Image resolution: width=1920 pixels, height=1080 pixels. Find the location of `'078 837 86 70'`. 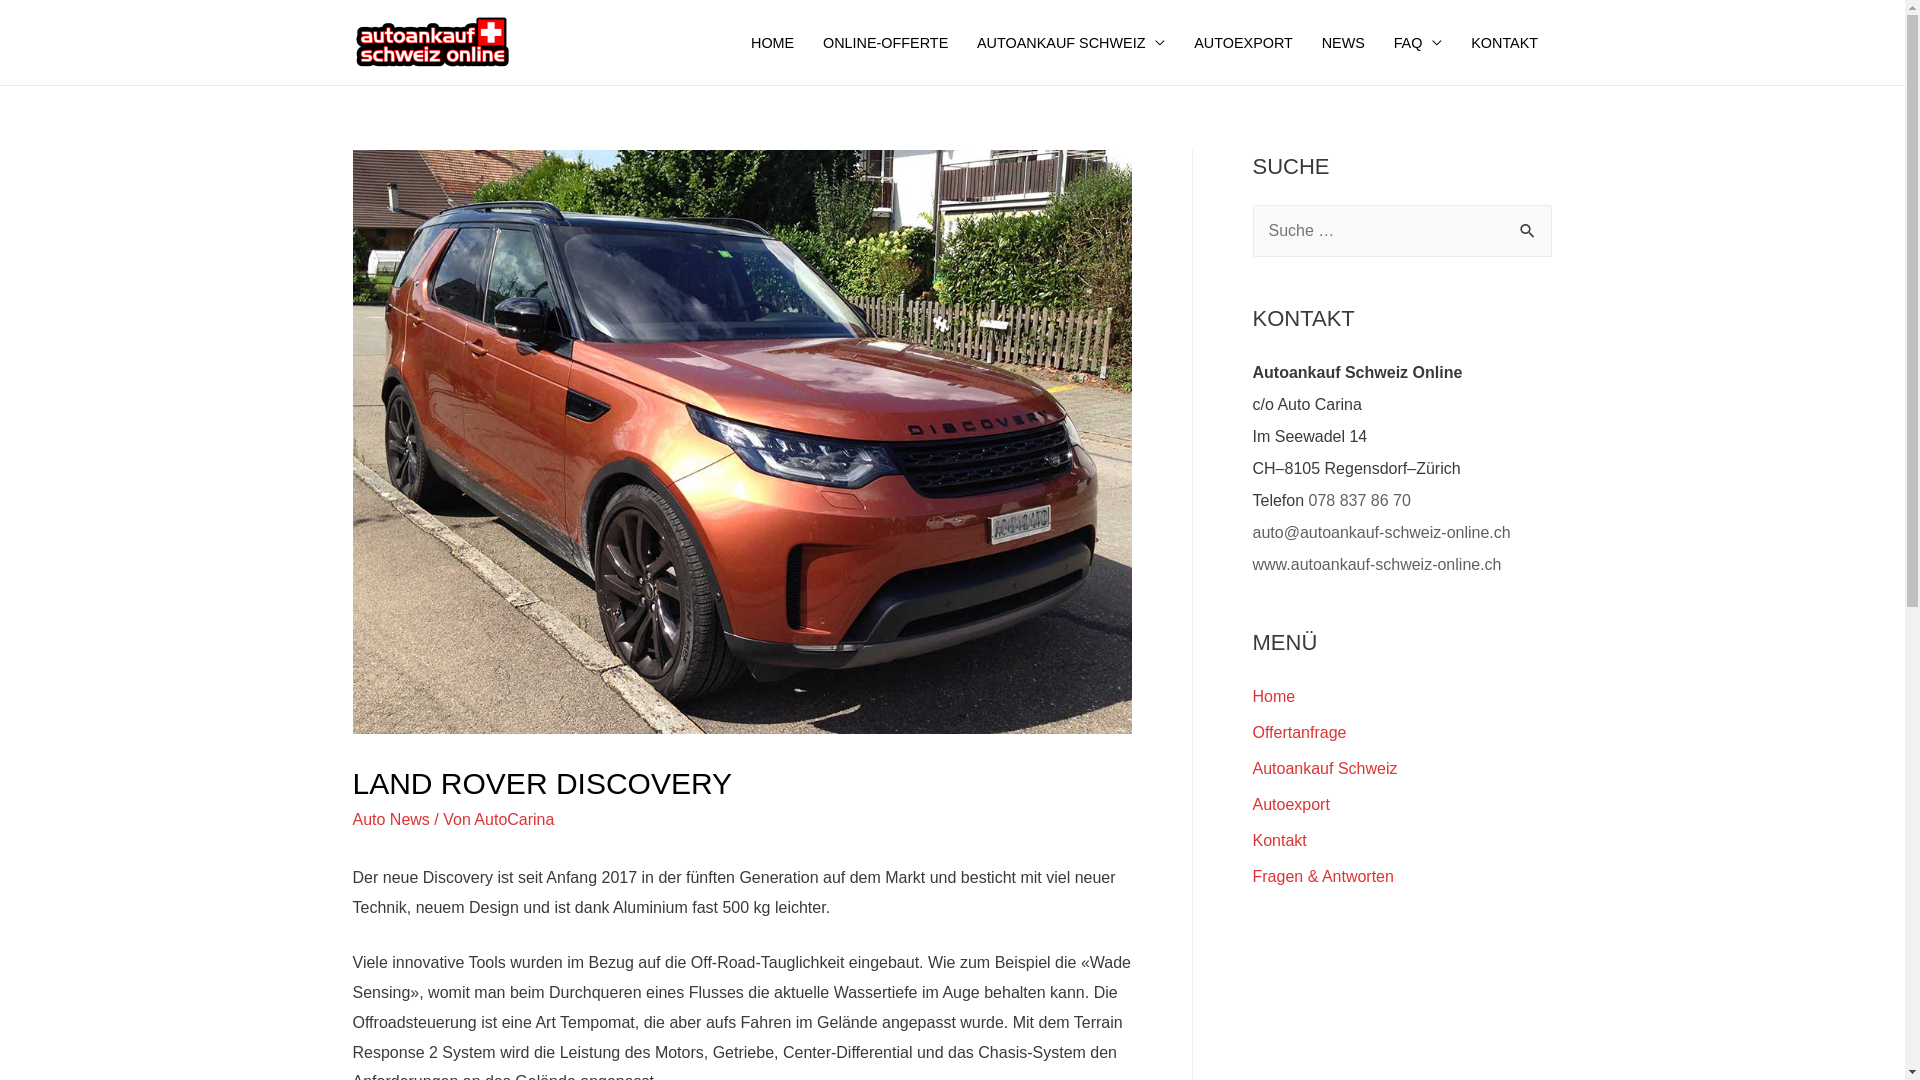

'078 837 86 70' is located at coordinates (1359, 499).